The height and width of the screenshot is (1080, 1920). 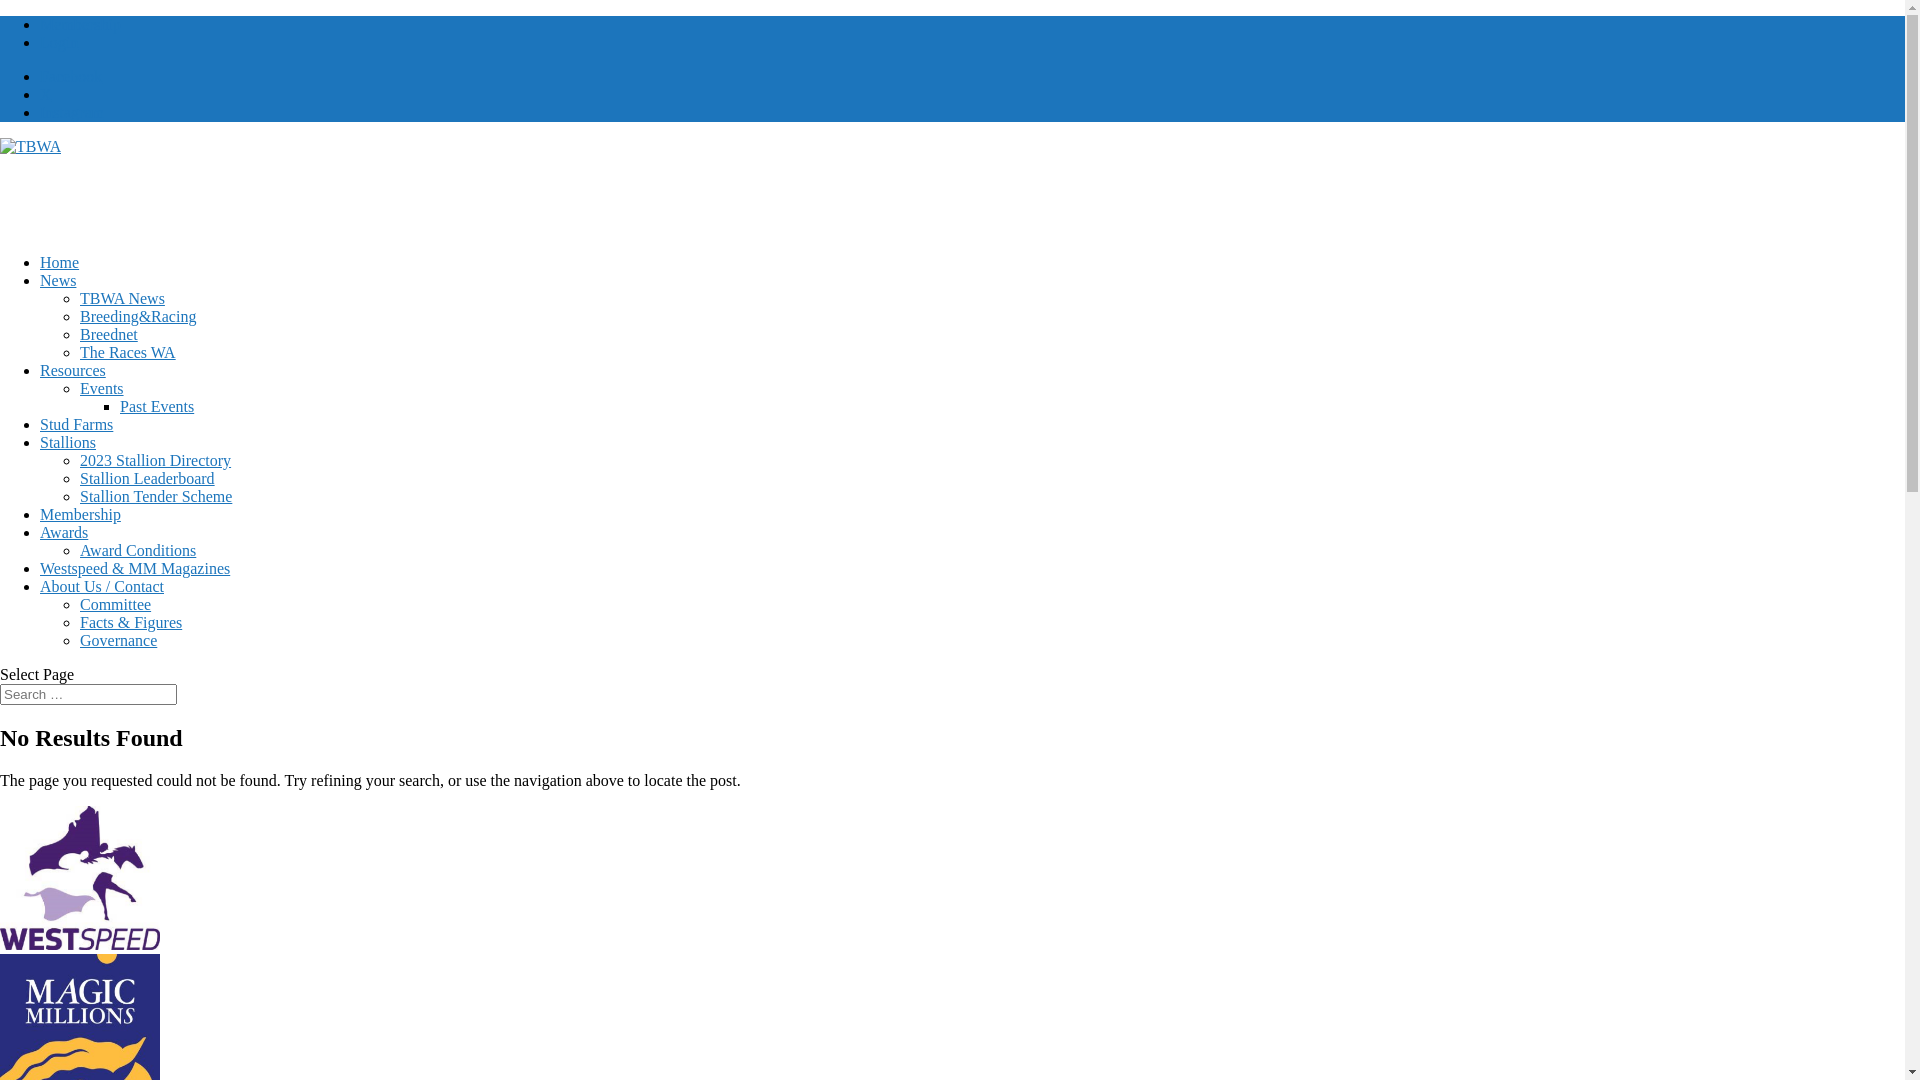 What do you see at coordinates (80, 333) in the screenshot?
I see `'Breednet'` at bounding box center [80, 333].